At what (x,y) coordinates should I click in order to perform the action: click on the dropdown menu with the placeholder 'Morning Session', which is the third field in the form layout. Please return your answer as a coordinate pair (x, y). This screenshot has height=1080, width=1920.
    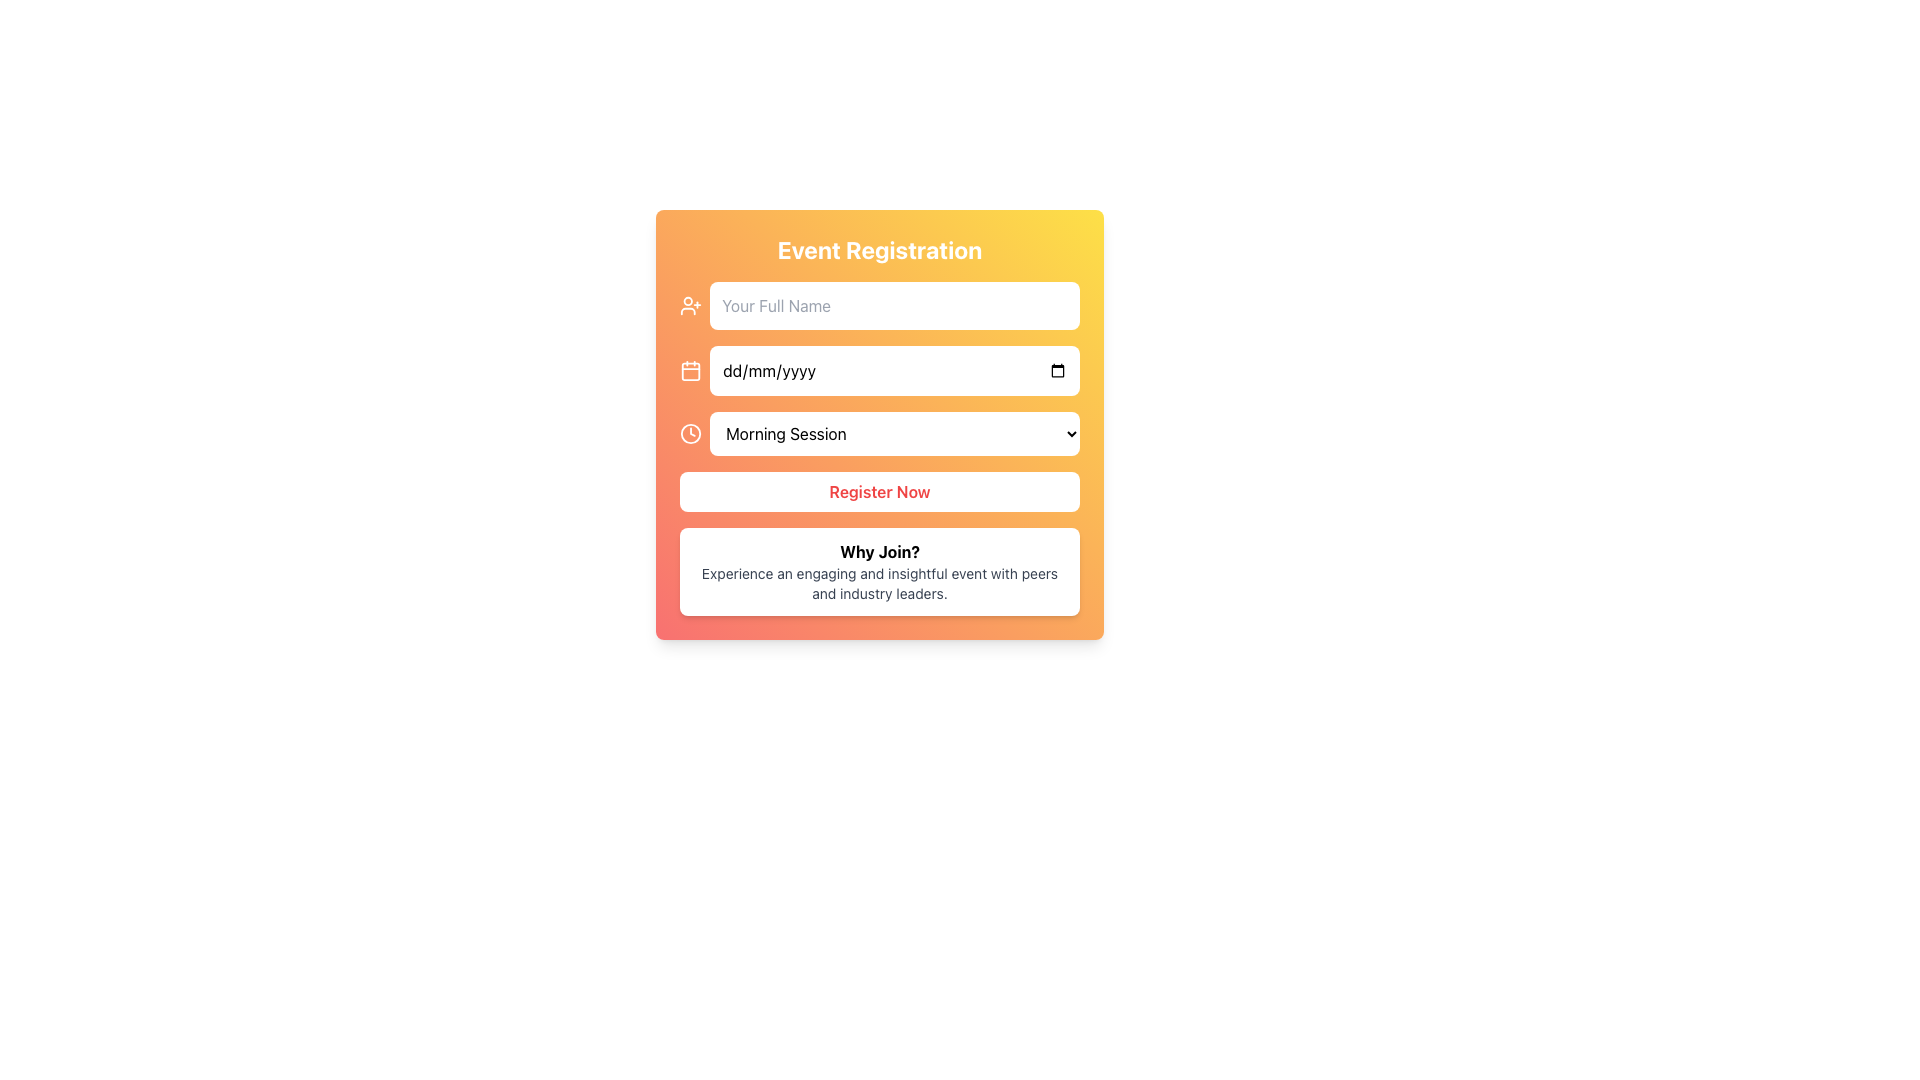
    Looking at the image, I should click on (894, 433).